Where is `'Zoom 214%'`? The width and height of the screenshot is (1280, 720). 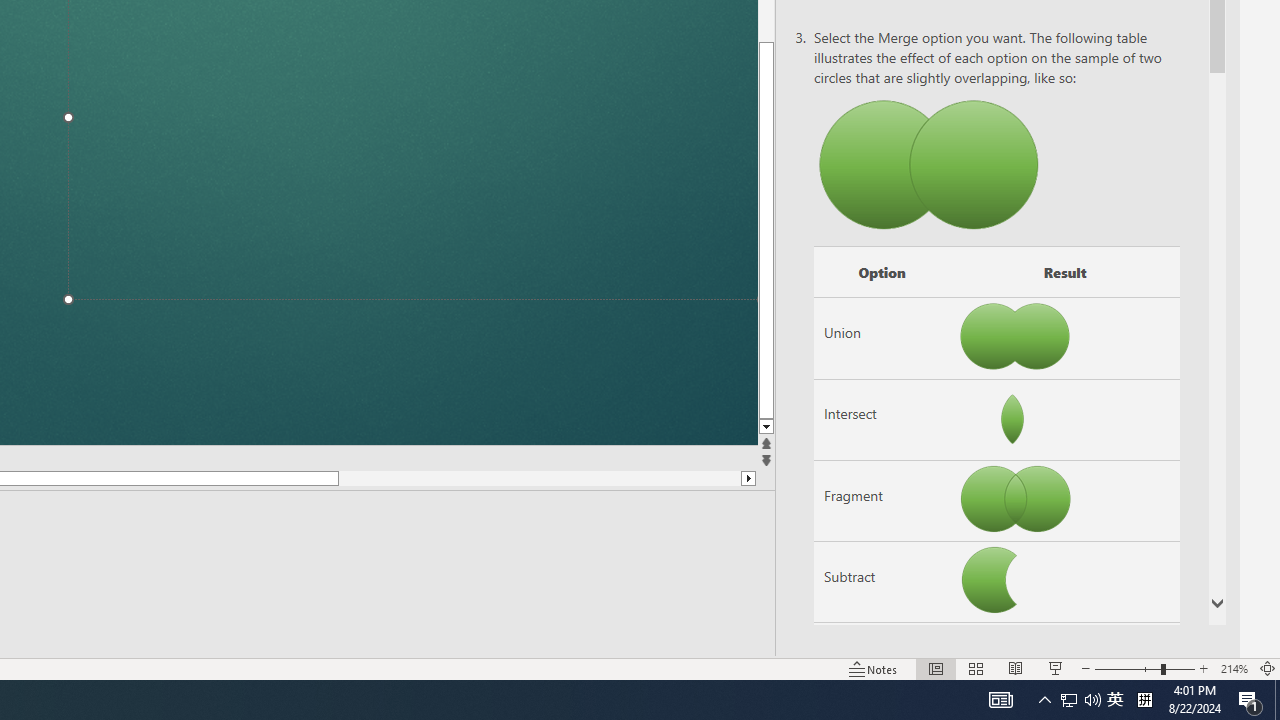
'Zoom 214%' is located at coordinates (1233, 669).